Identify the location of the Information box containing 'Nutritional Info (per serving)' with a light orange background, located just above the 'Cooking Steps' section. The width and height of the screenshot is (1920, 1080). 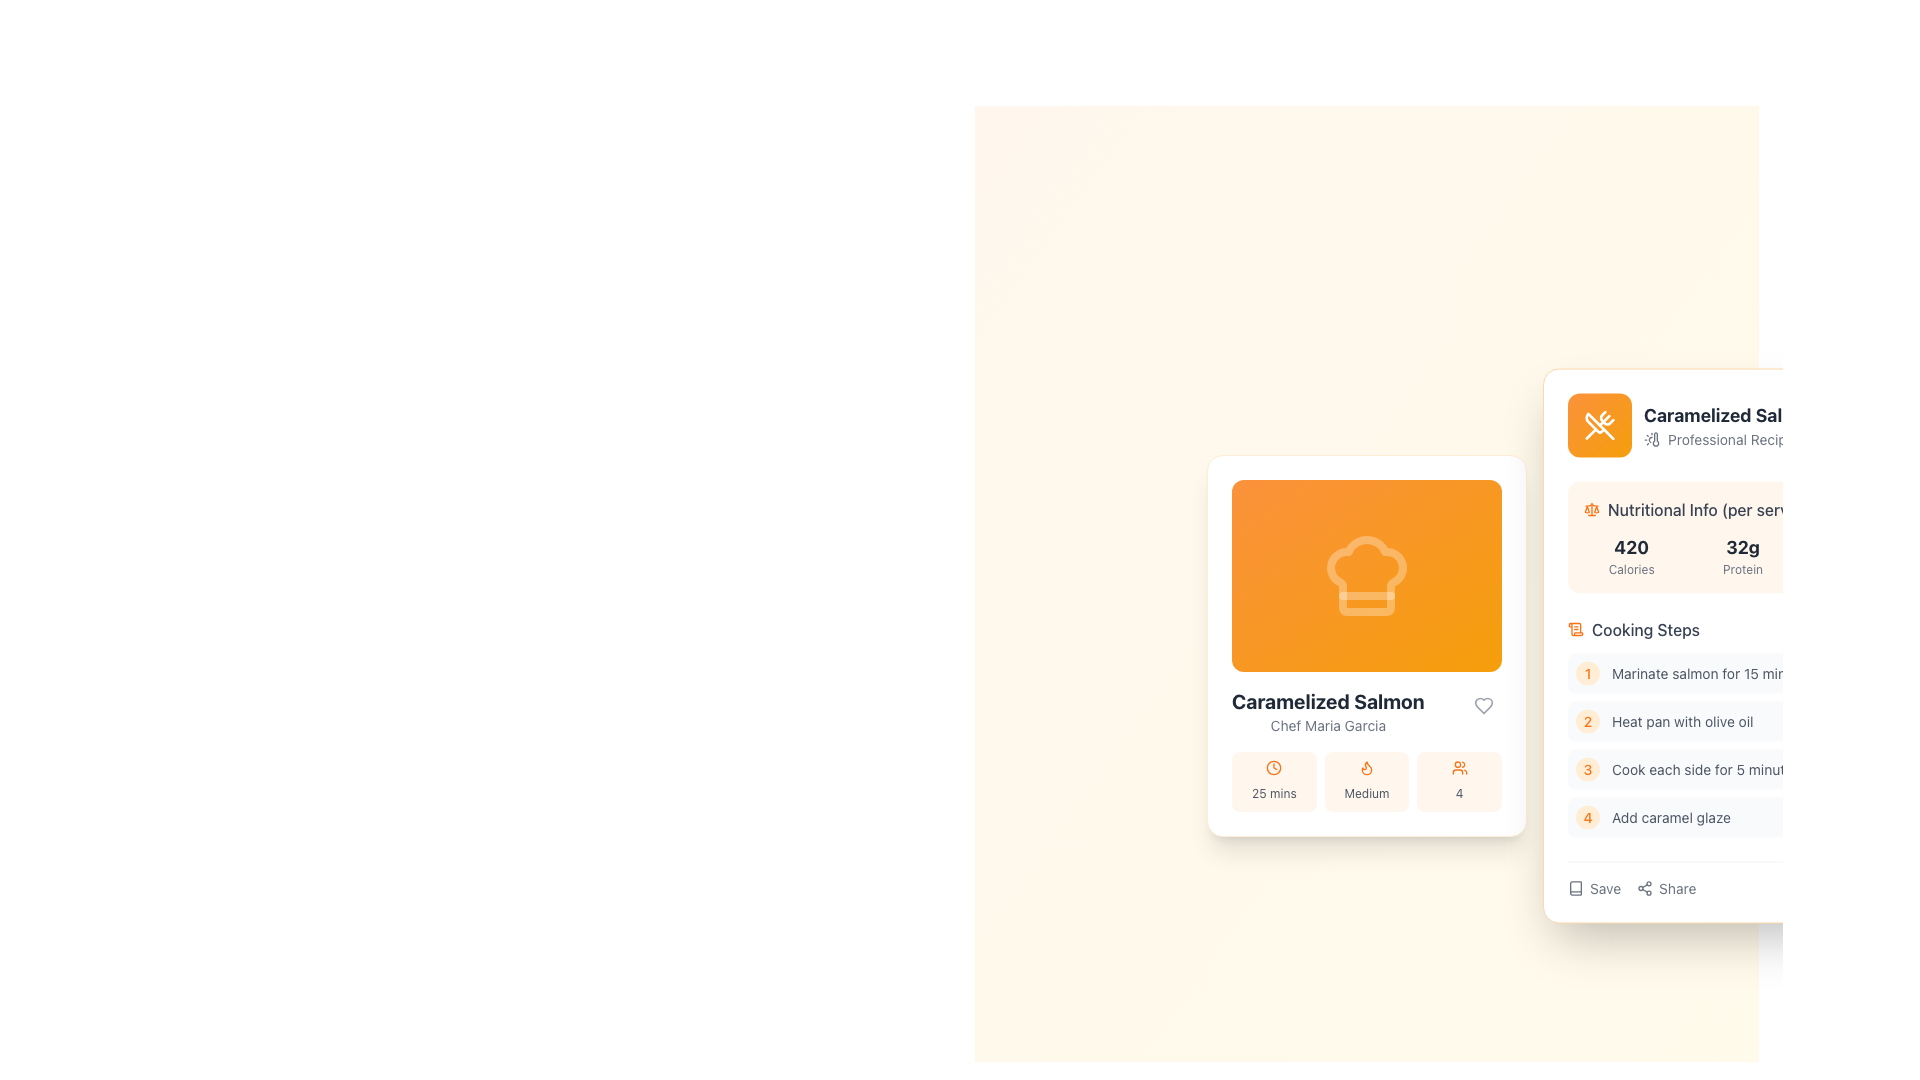
(1741, 536).